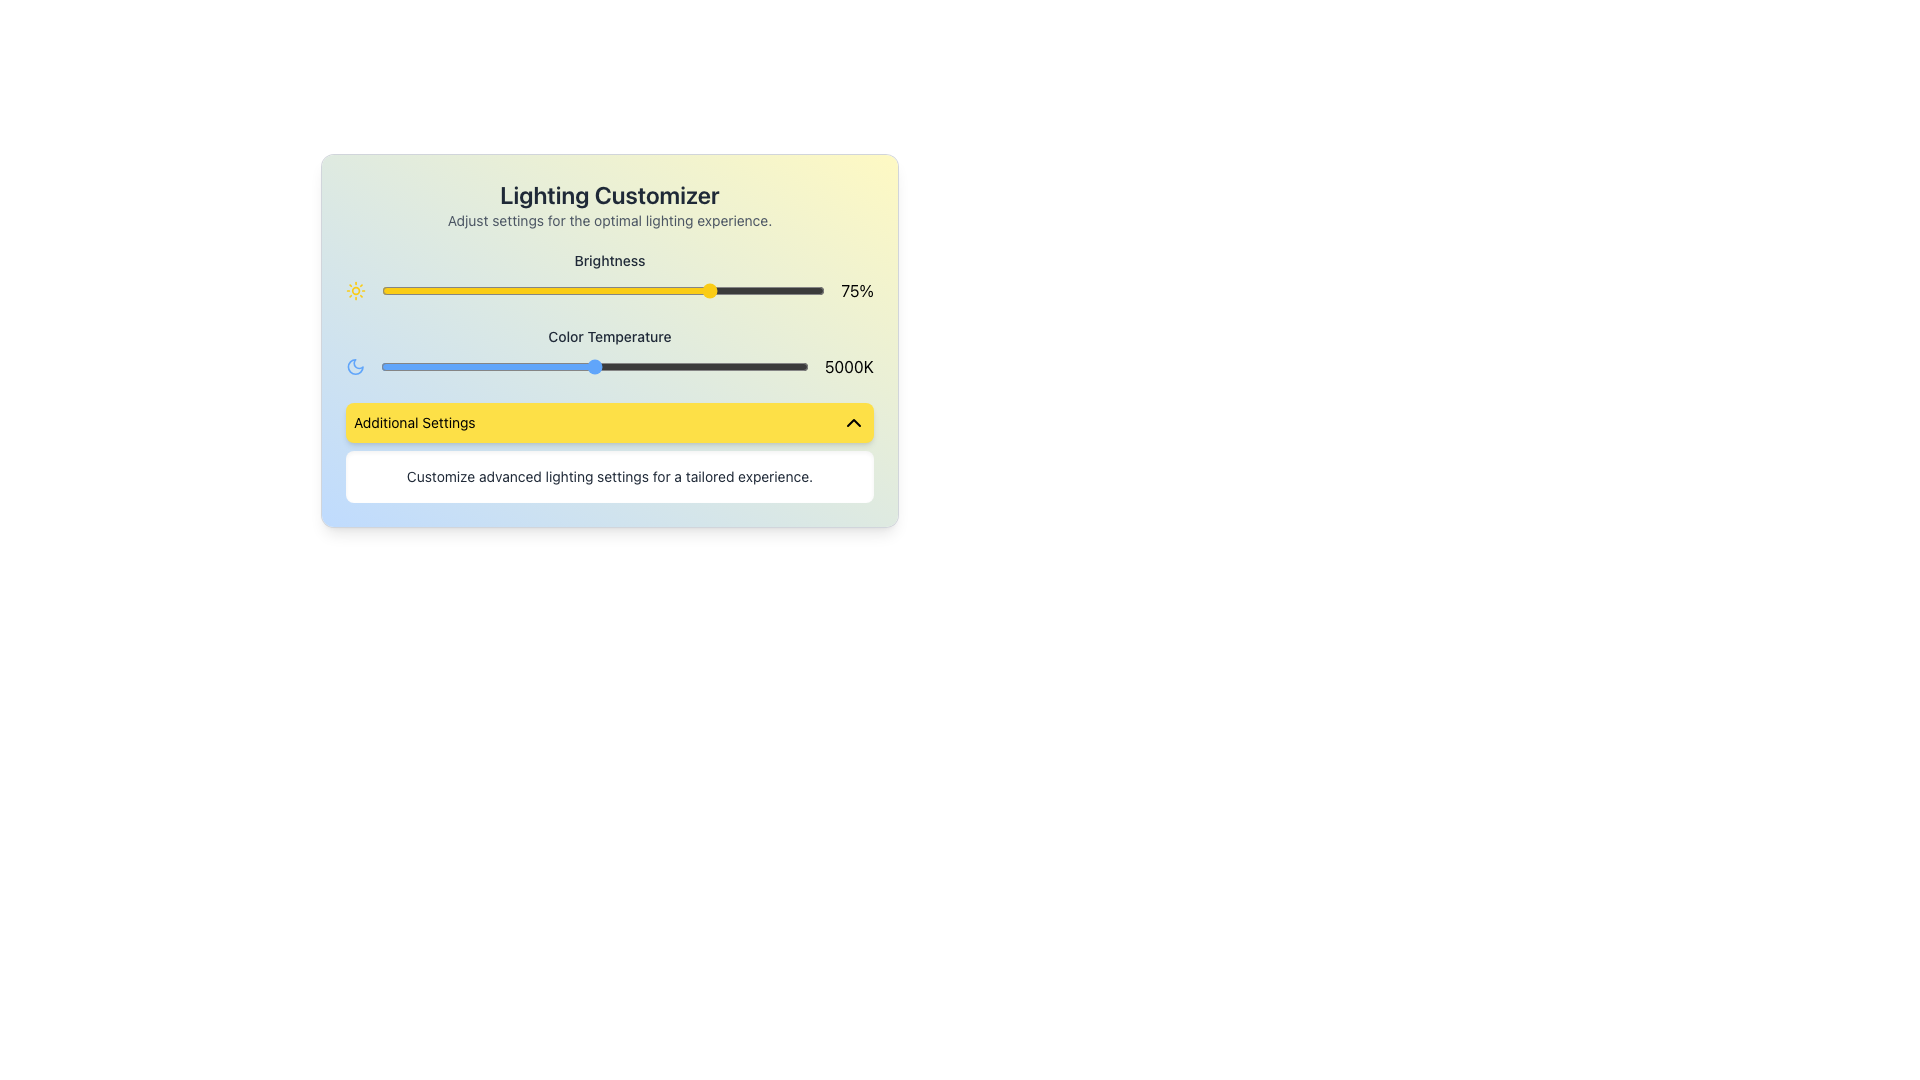 The width and height of the screenshot is (1920, 1080). What do you see at coordinates (438, 366) in the screenshot?
I see `the color temperature` at bounding box center [438, 366].